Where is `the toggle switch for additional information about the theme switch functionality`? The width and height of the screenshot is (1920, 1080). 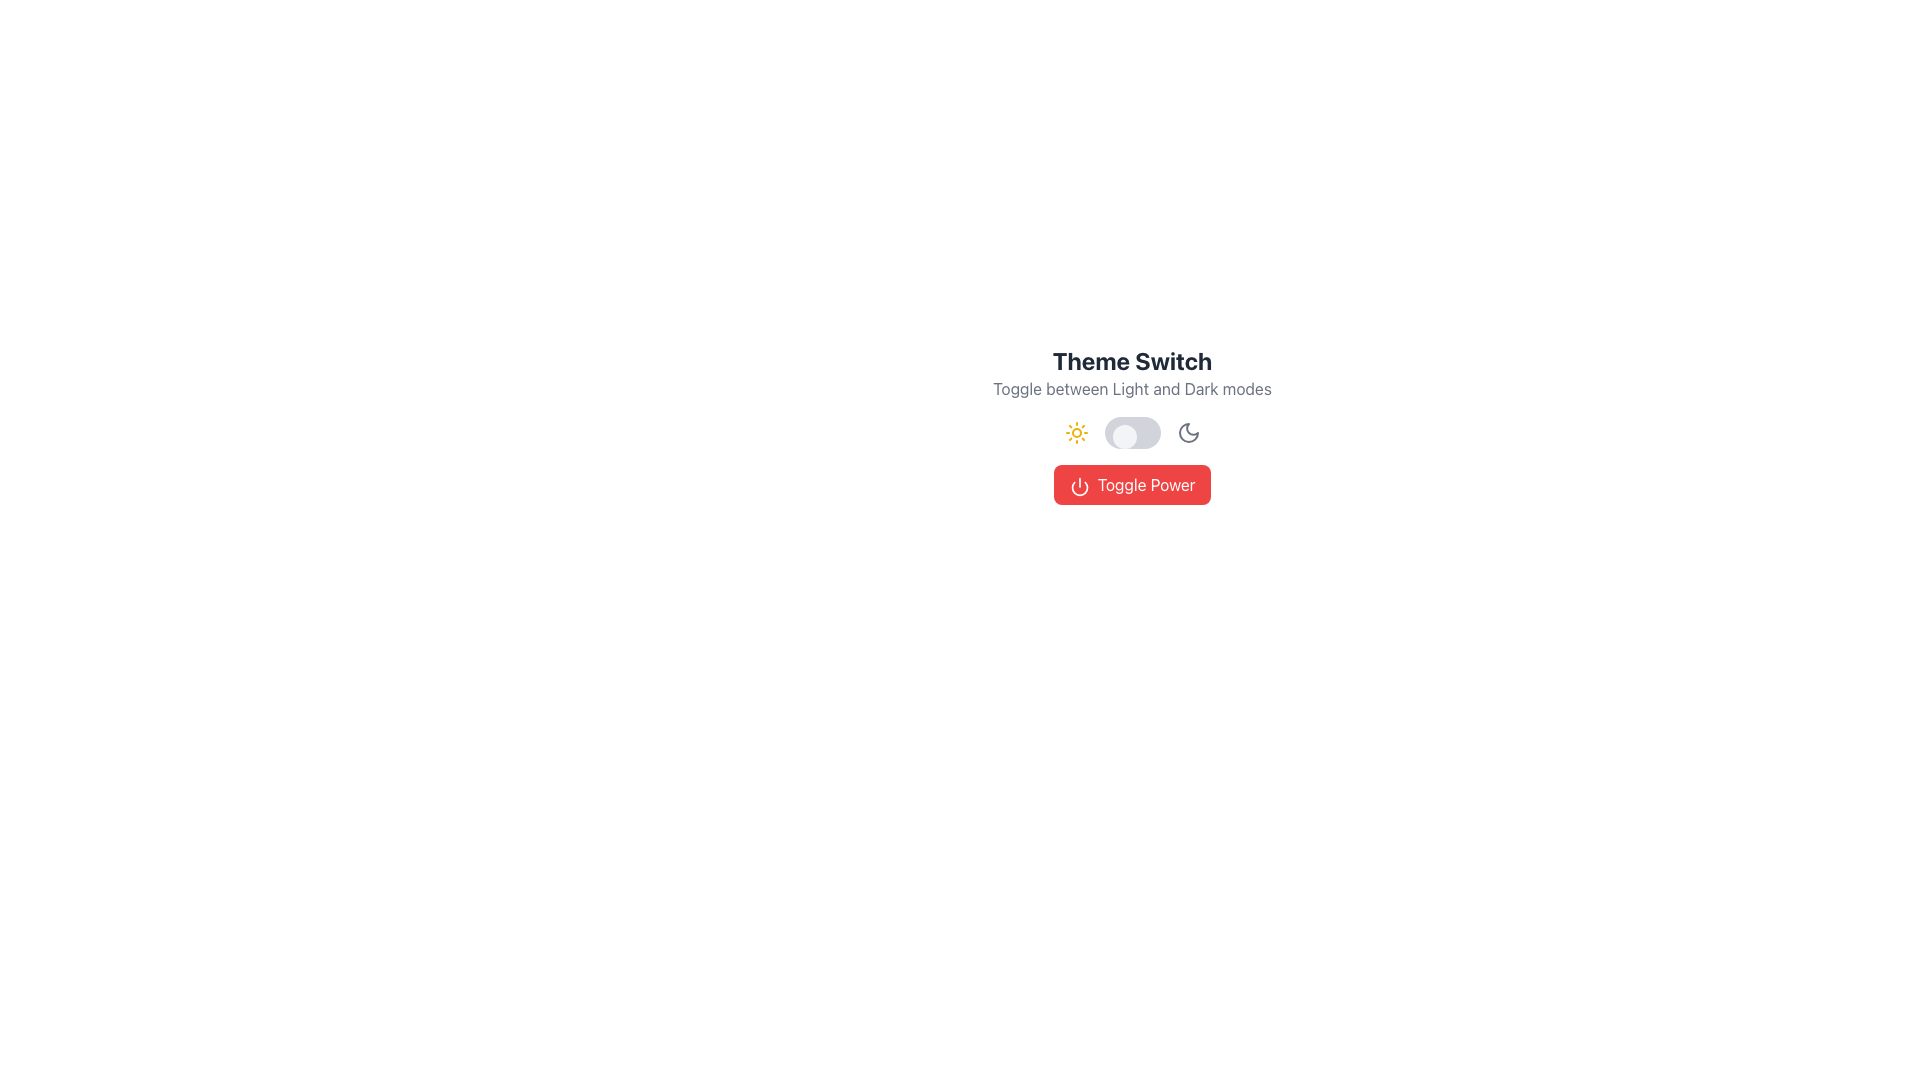
the toggle switch for additional information about the theme switch functionality is located at coordinates (1132, 423).